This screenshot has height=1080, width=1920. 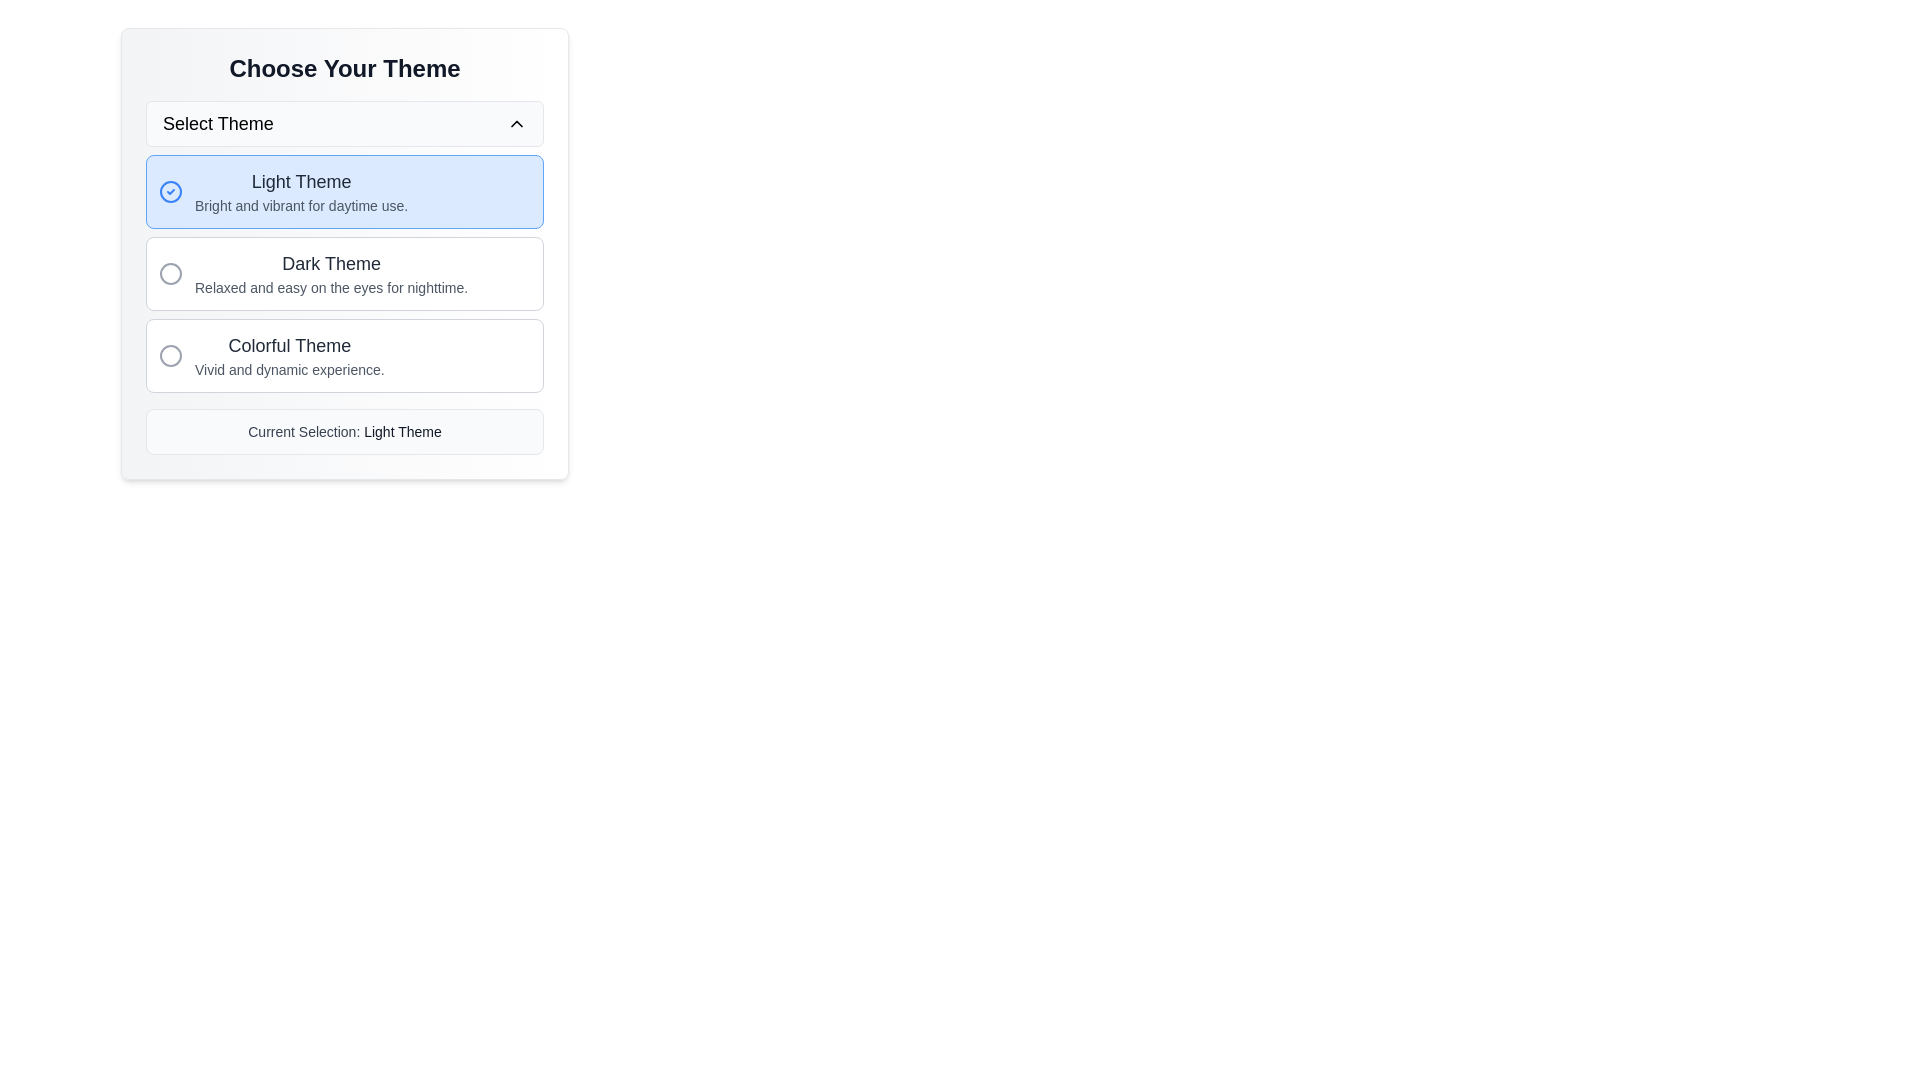 I want to click on the text label that reads 'Vivid and dynamic experience.' which is located below the heading 'Colorful Theme', so click(x=288, y=370).